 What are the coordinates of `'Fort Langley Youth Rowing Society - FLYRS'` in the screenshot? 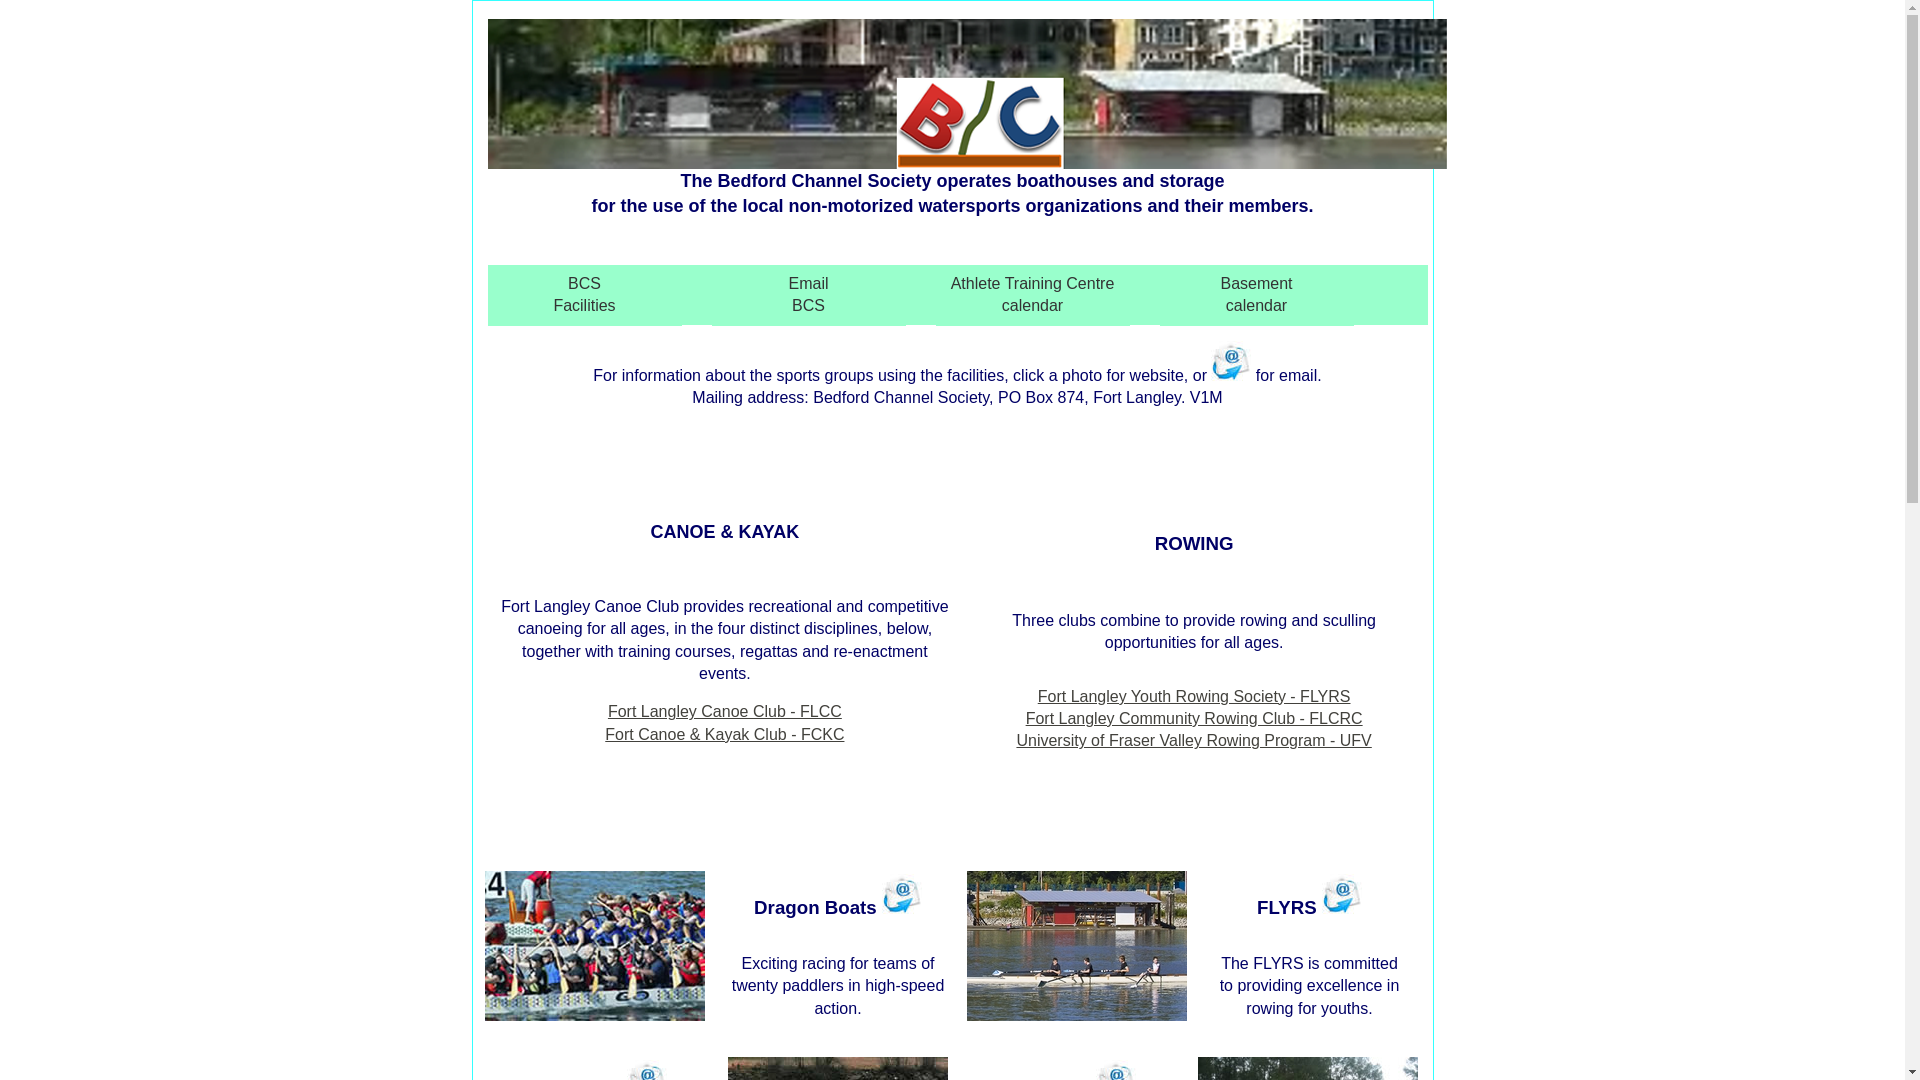 It's located at (1194, 695).